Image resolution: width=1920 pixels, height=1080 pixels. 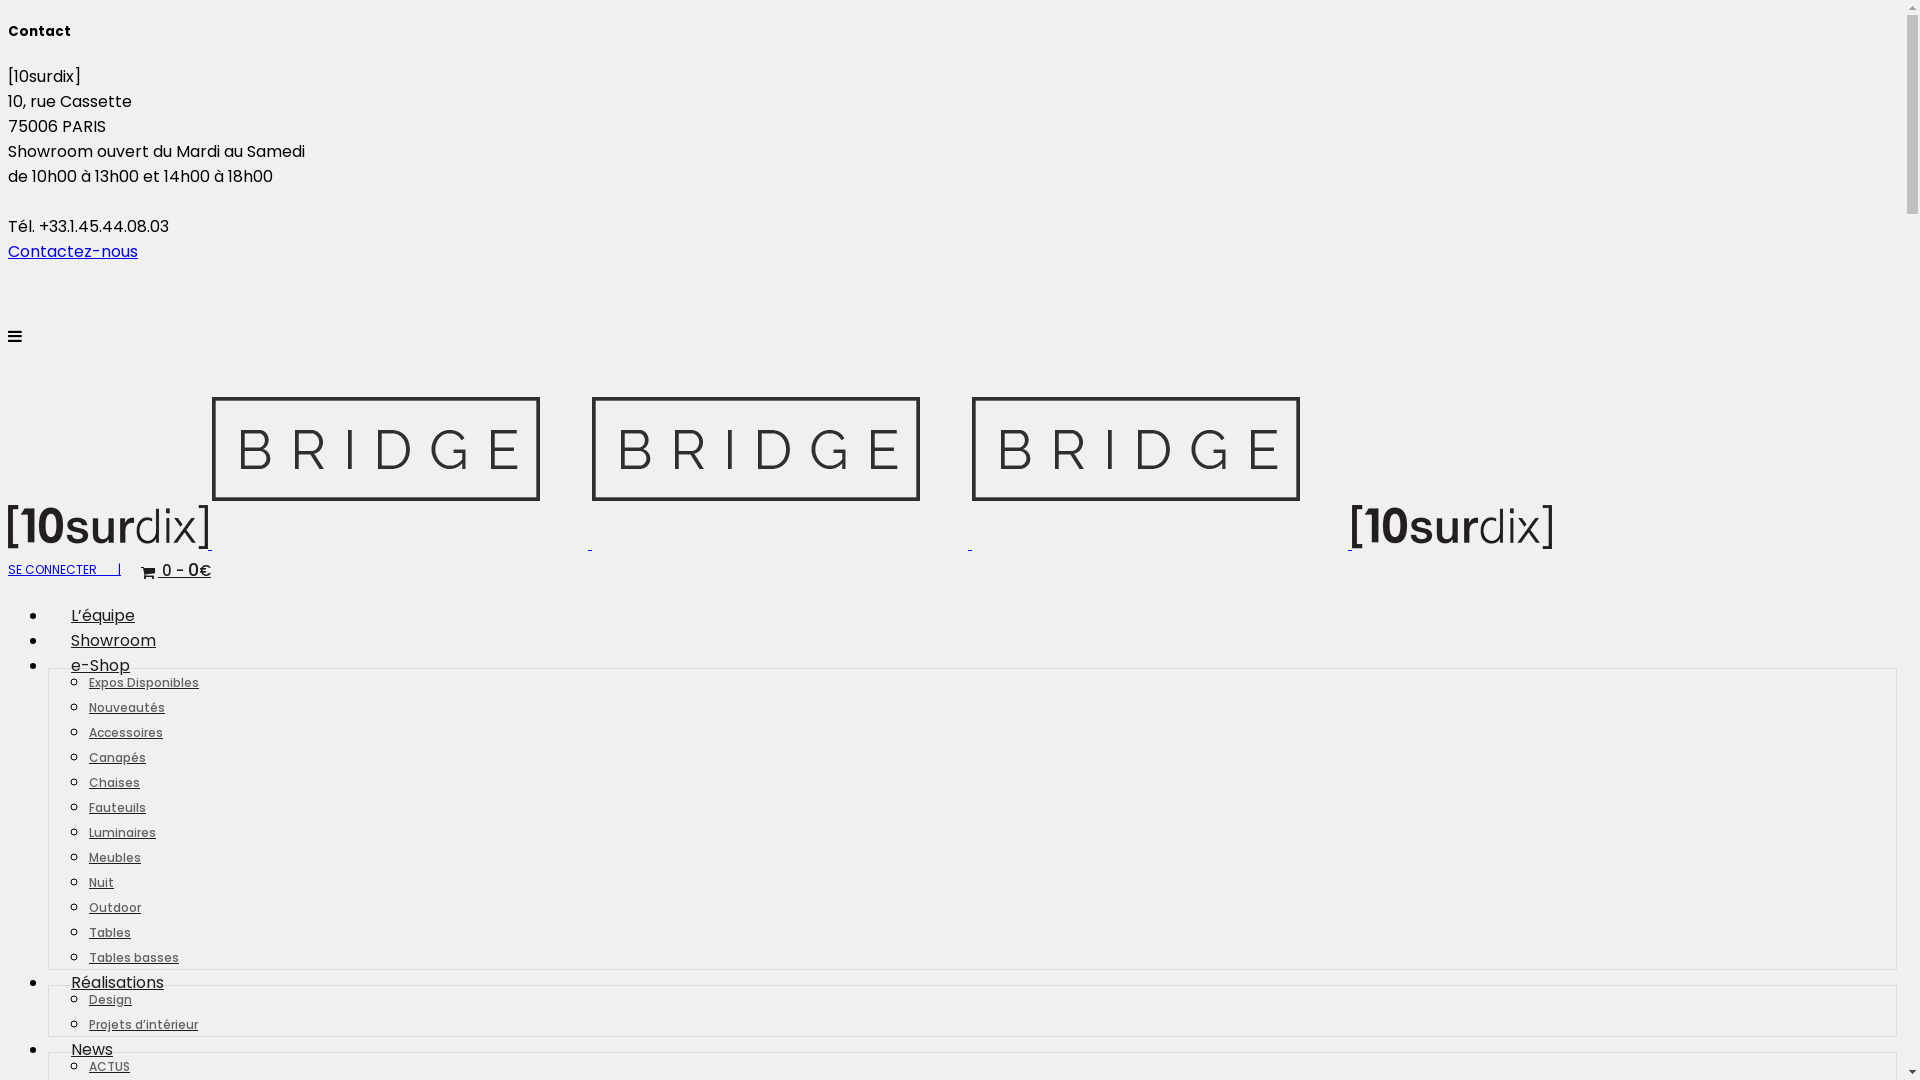 What do you see at coordinates (48, 1048) in the screenshot?
I see `'News'` at bounding box center [48, 1048].